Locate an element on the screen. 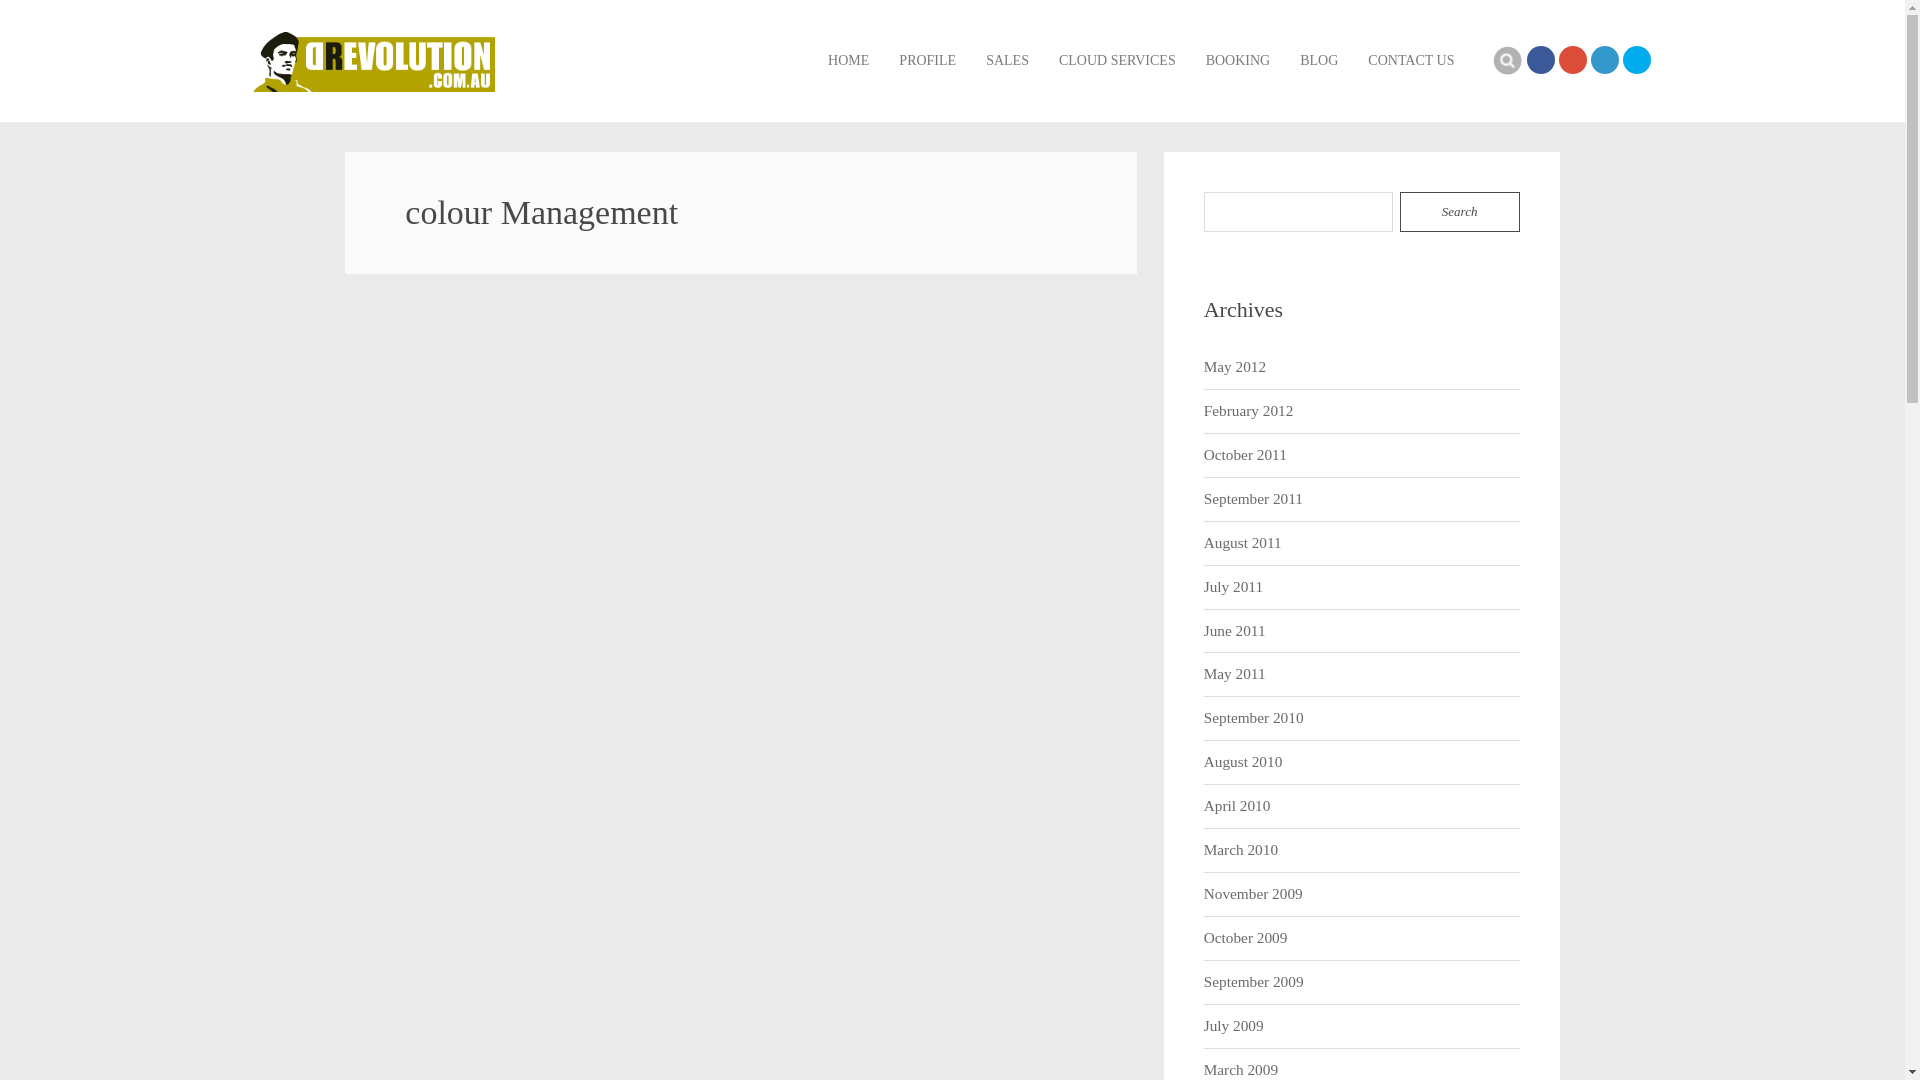  'BOOKING' is located at coordinates (1237, 60).